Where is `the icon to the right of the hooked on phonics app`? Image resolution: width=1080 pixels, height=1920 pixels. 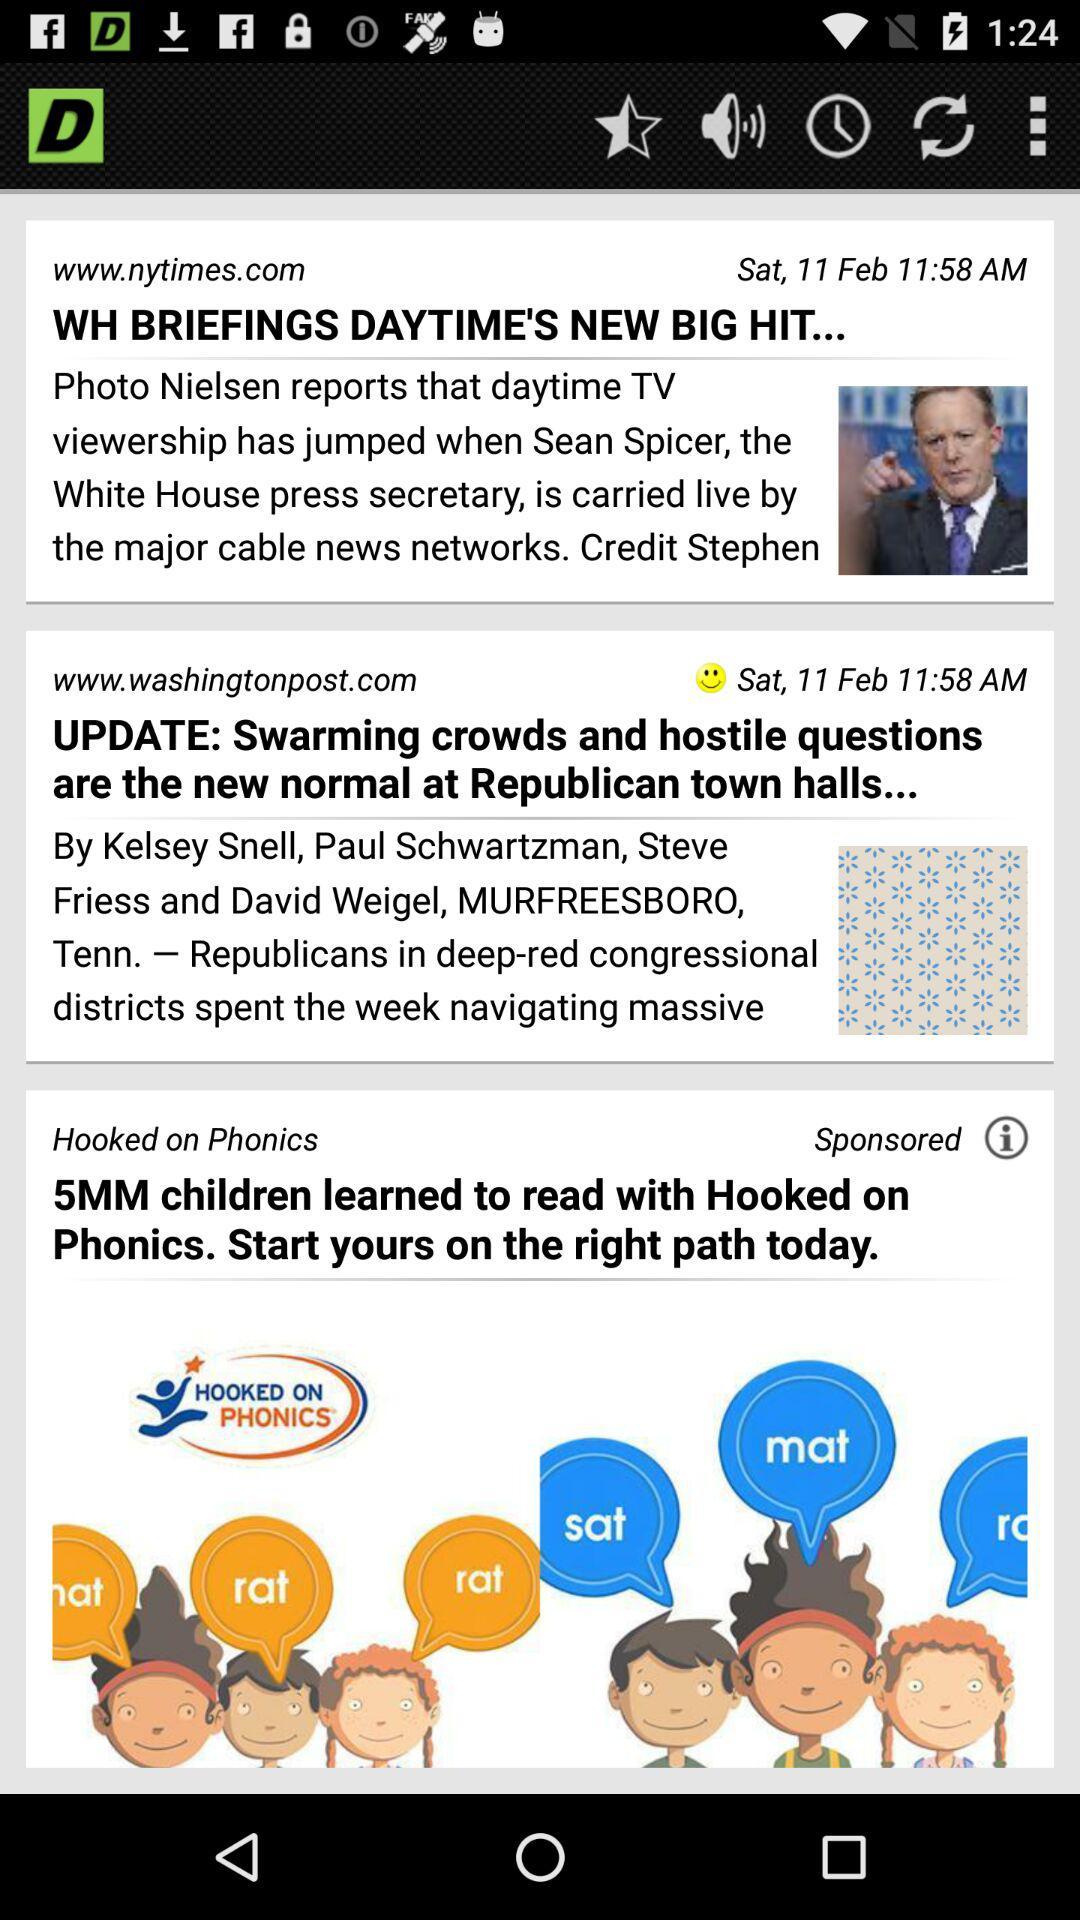
the icon to the right of the hooked on phonics app is located at coordinates (886, 1138).